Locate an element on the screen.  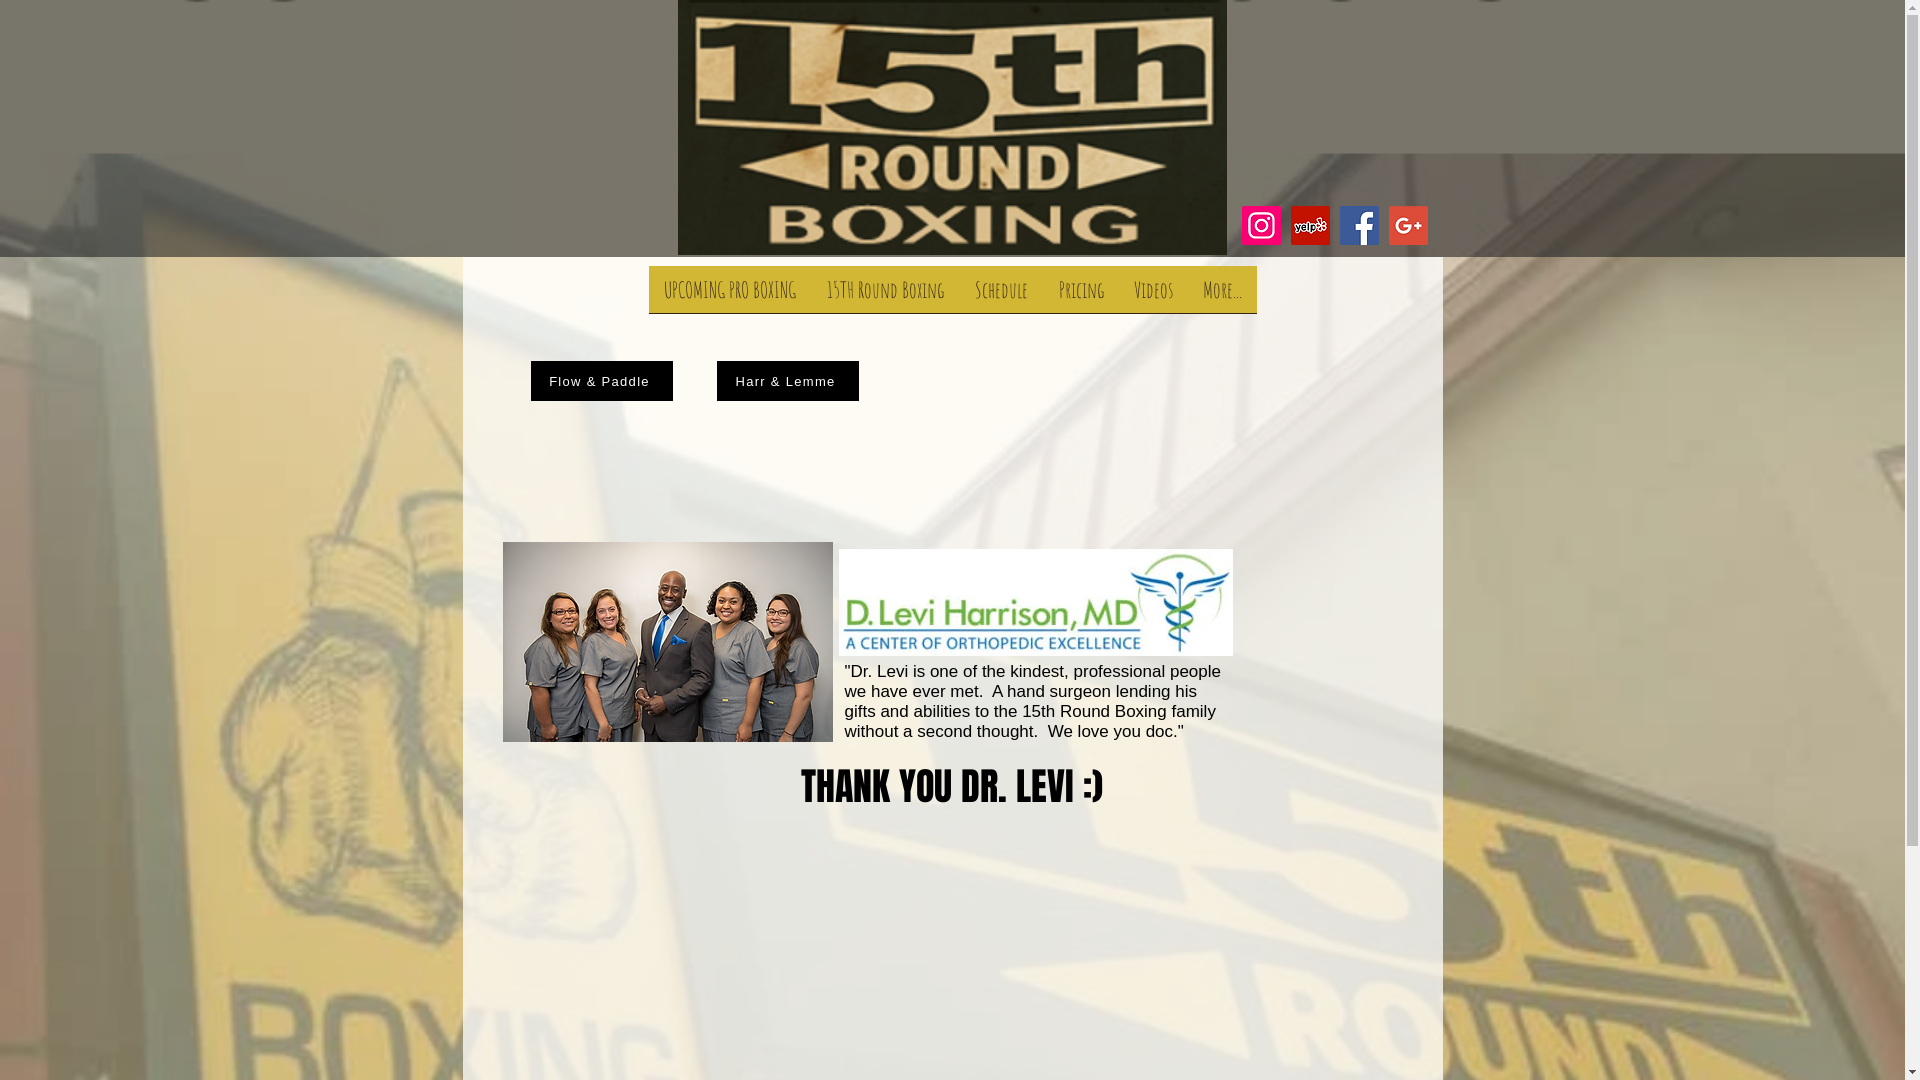
'15th orgnl.png' is located at coordinates (951, 127).